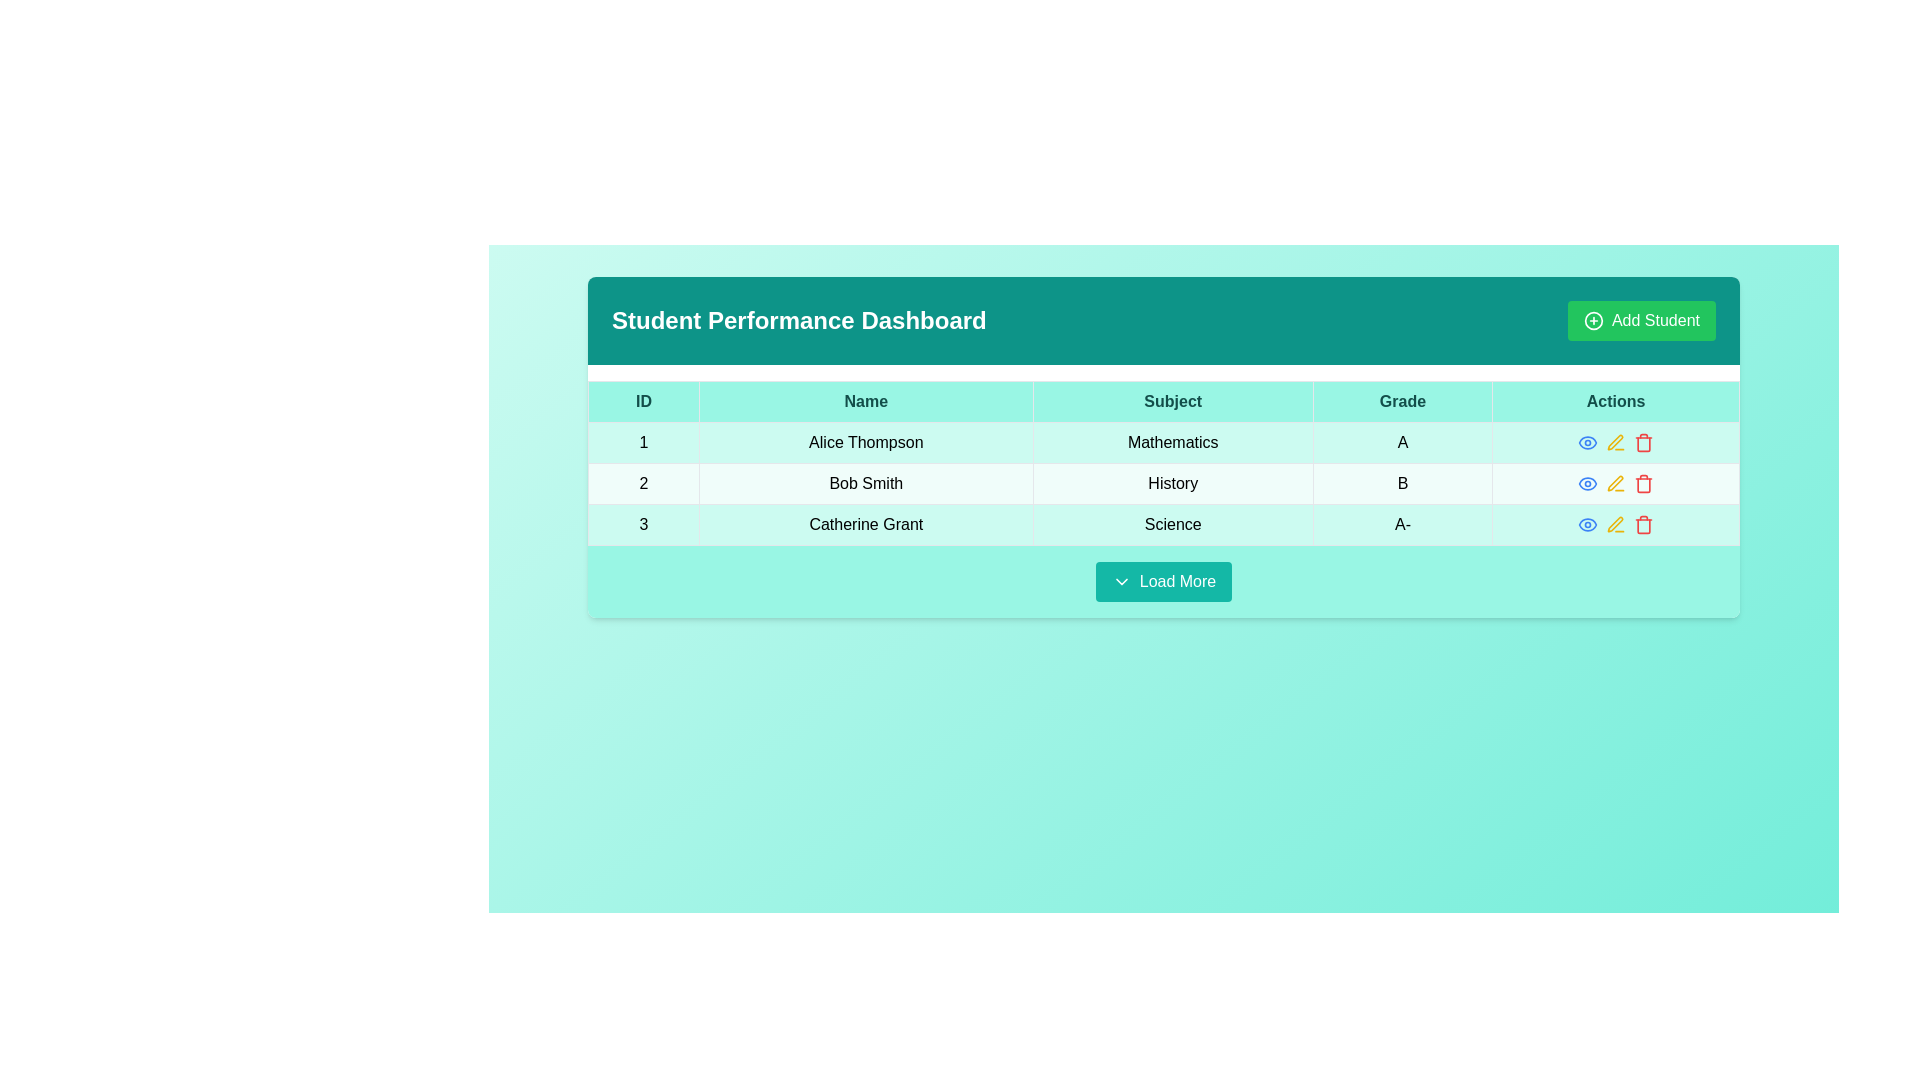 This screenshot has height=1080, width=1920. What do you see at coordinates (1401, 401) in the screenshot?
I see `the table header cell labeled 'Grade', which is the fourth cell in the row header of the table, featuring a teal background and bold typography` at bounding box center [1401, 401].